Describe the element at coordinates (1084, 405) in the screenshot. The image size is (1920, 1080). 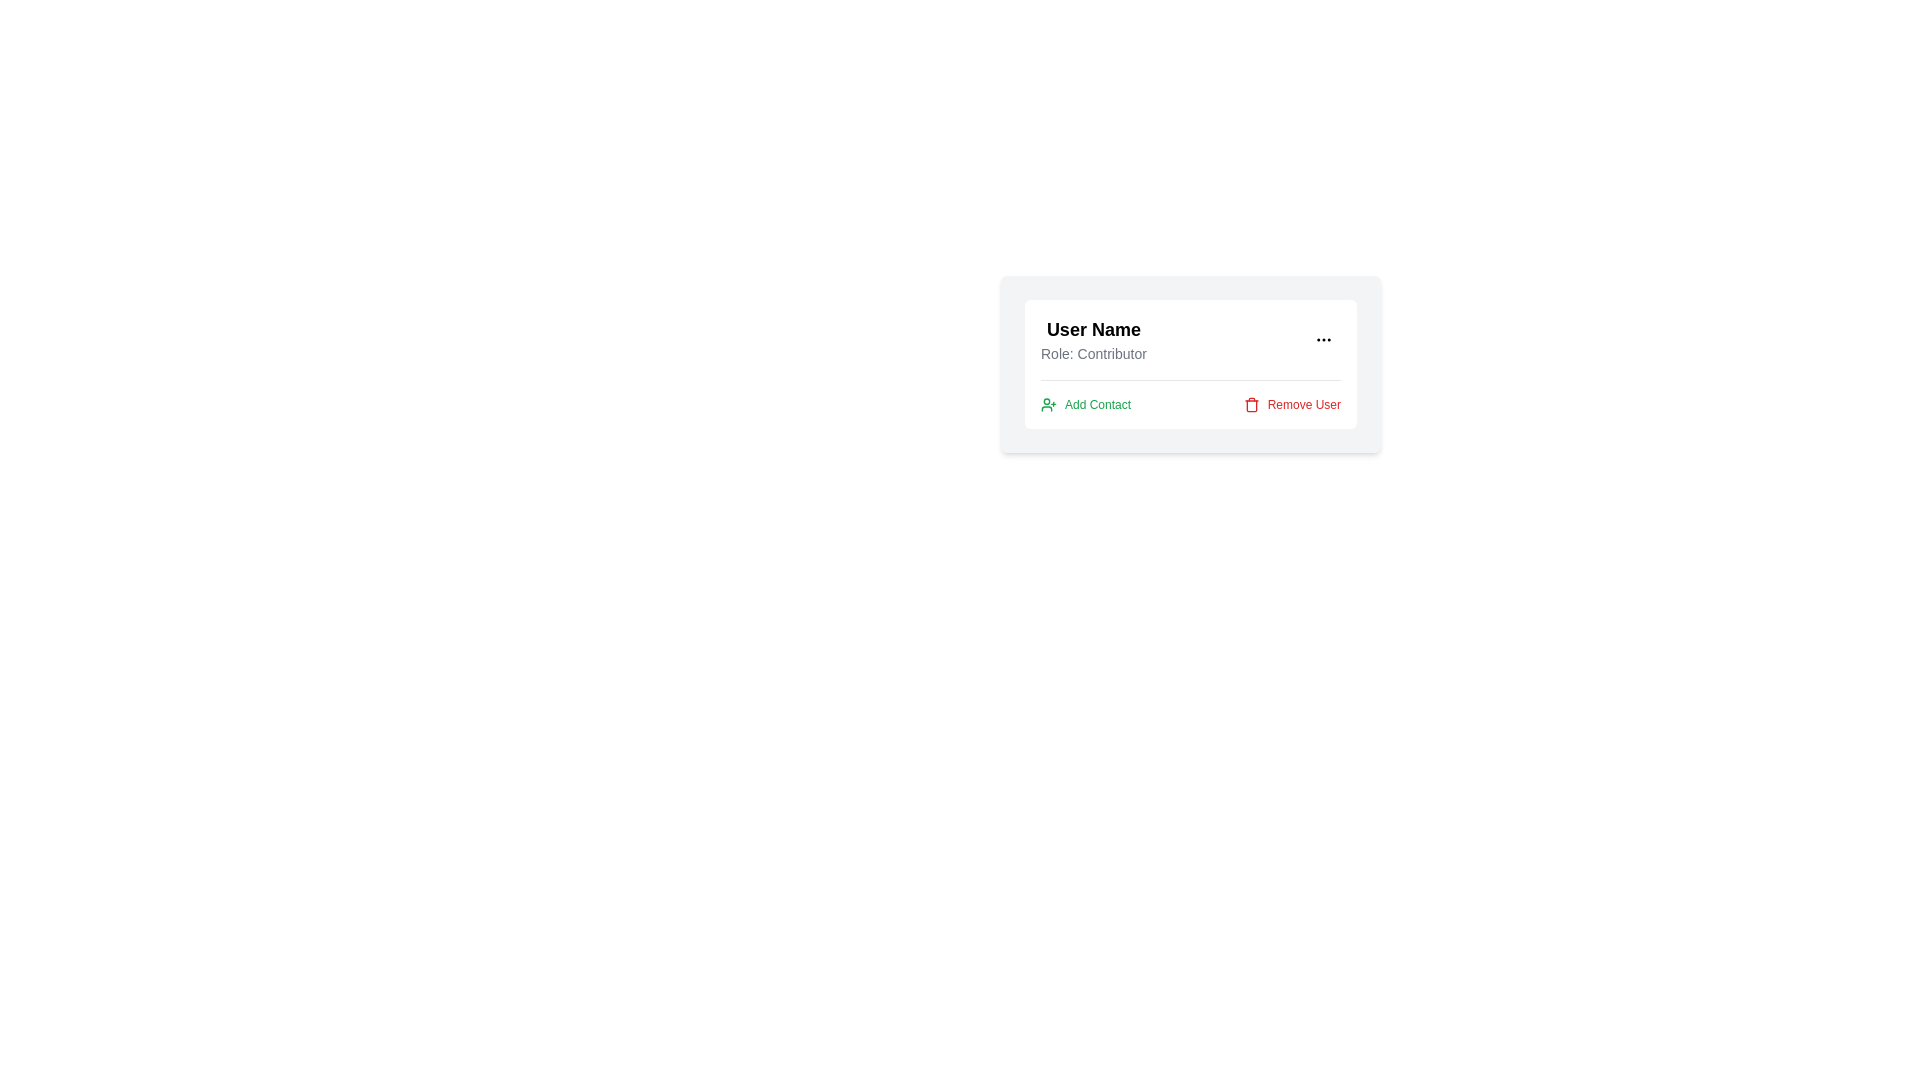
I see `the 'Add Contact' button located on the left side of its bordered section` at that location.